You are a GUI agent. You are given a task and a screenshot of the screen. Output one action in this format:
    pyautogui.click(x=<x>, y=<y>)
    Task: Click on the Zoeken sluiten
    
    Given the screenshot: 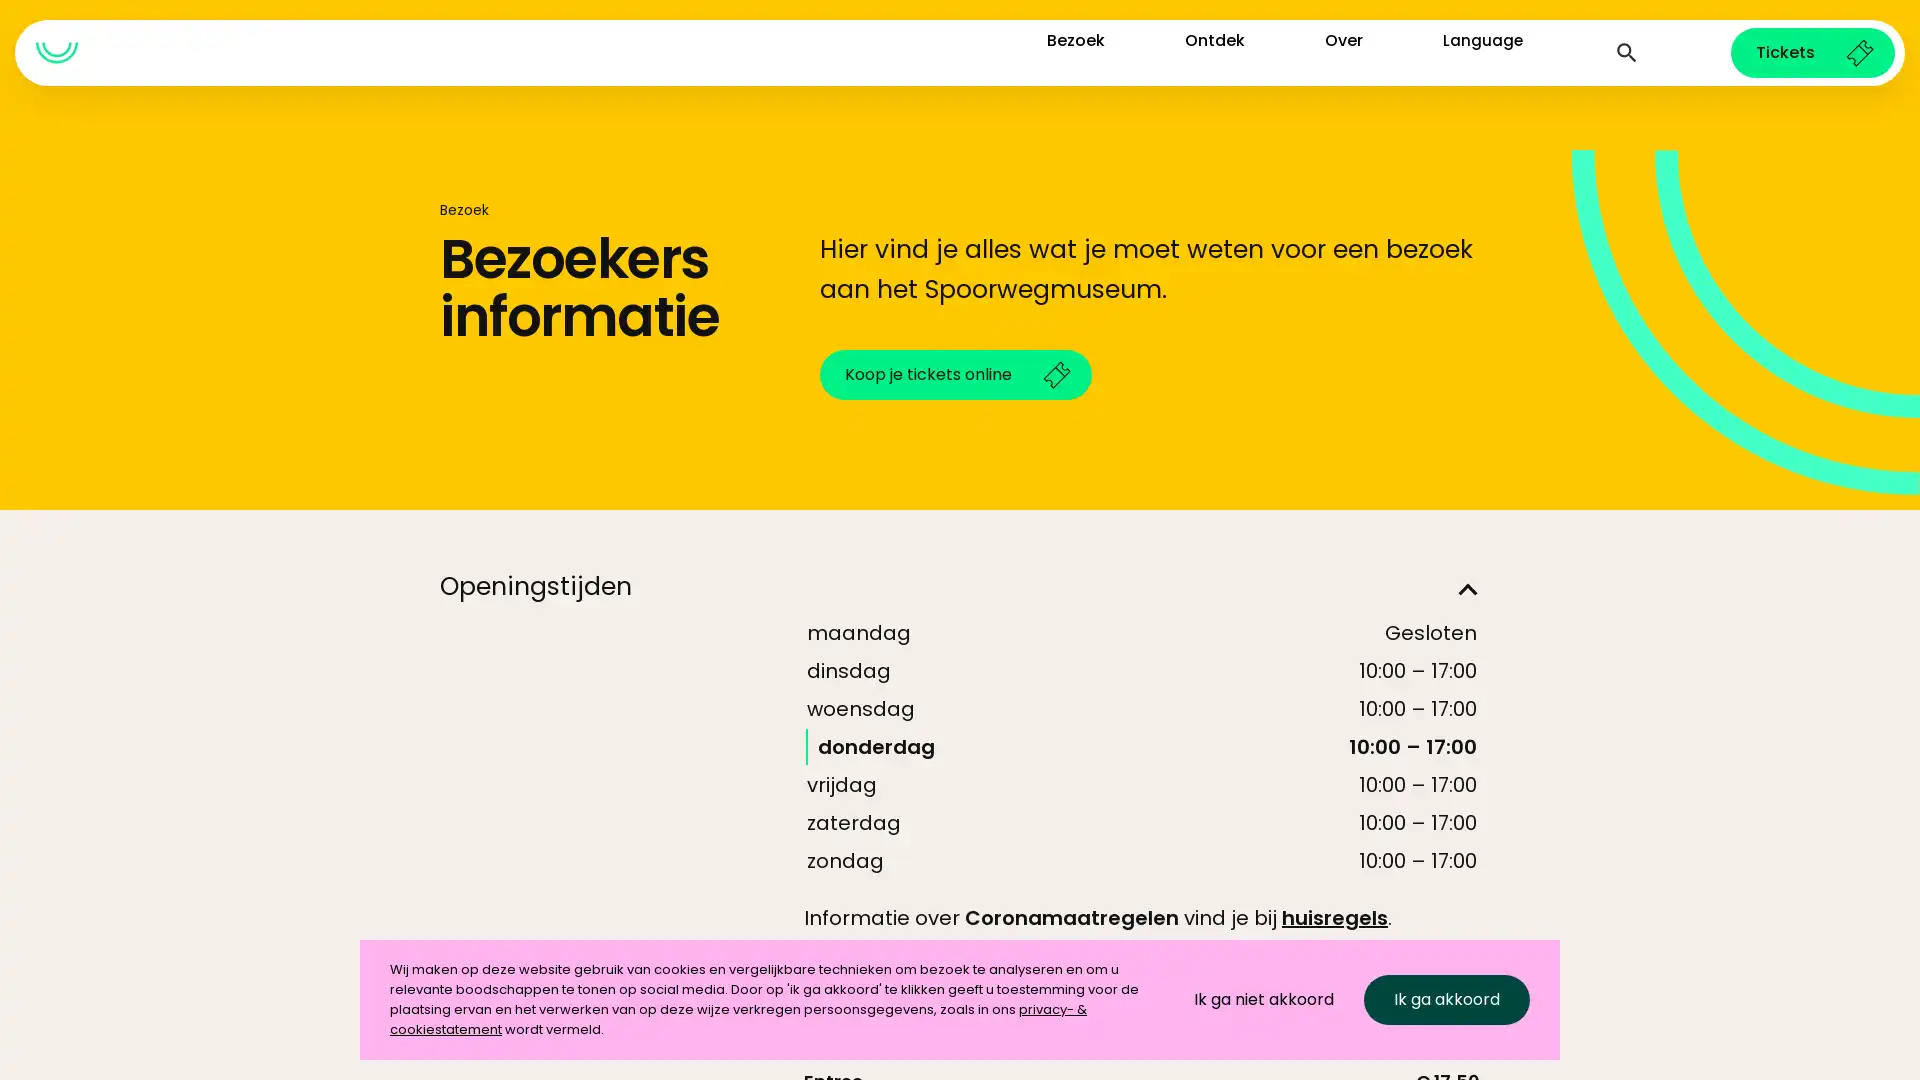 What is the action you would take?
    pyautogui.click(x=1627, y=52)
    